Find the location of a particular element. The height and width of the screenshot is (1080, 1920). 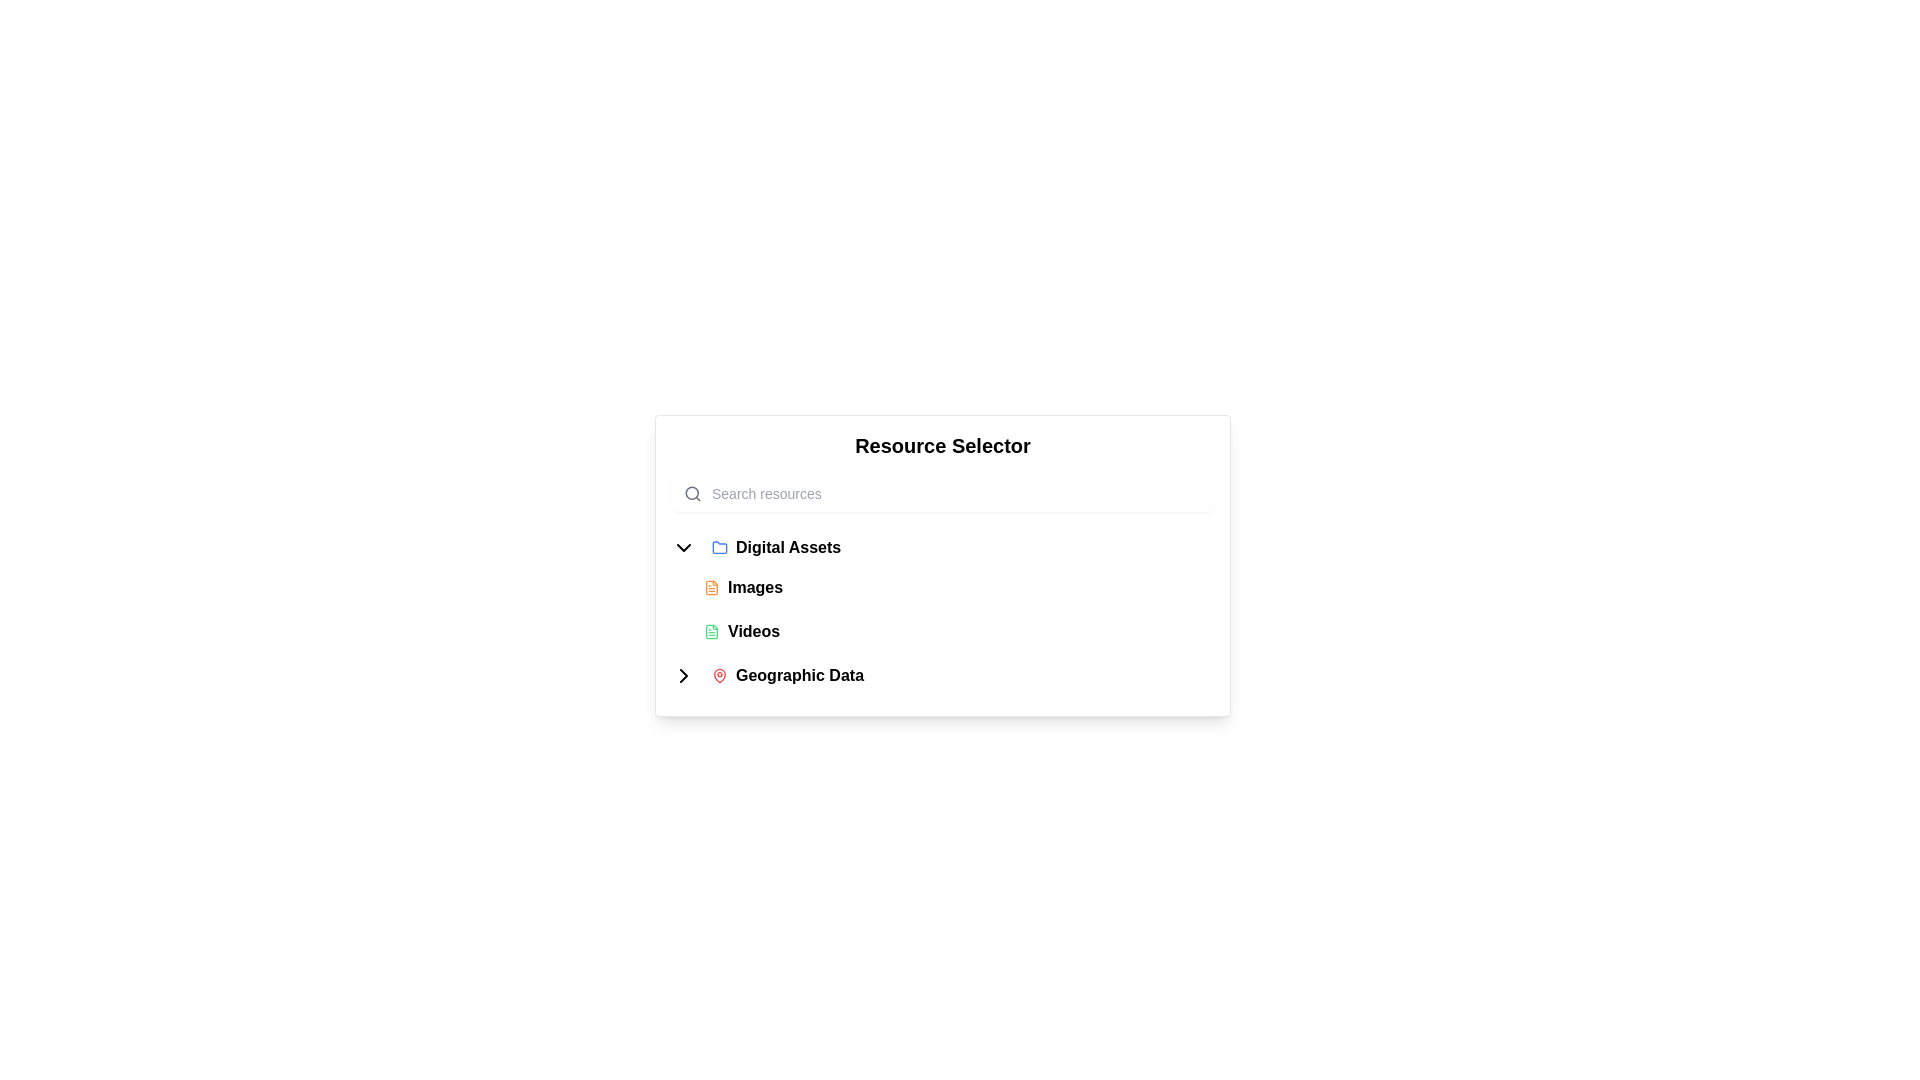

the map pin icon representing 'Geographic Data' in the Resource Selector list is located at coordinates (720, 675).